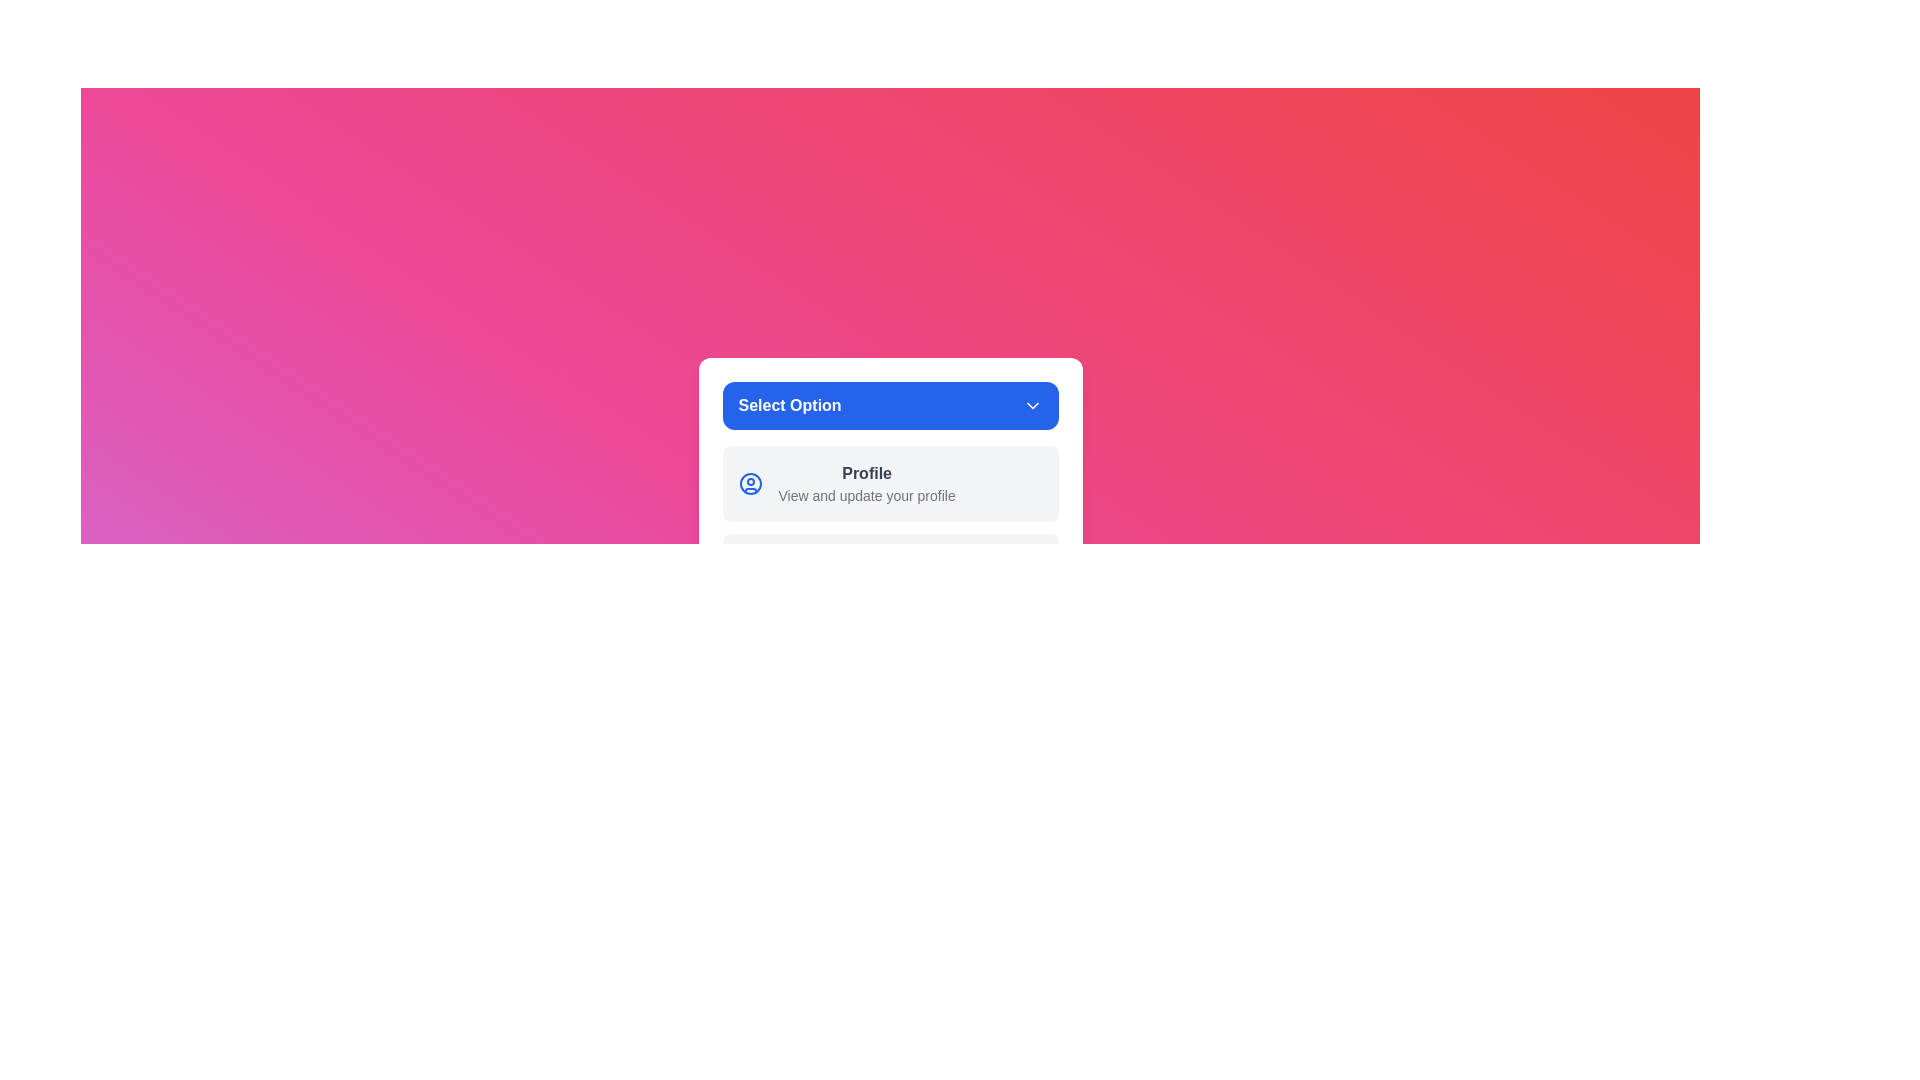 The width and height of the screenshot is (1920, 1080). I want to click on the icon of the menu item labeled 'Profile', so click(749, 483).